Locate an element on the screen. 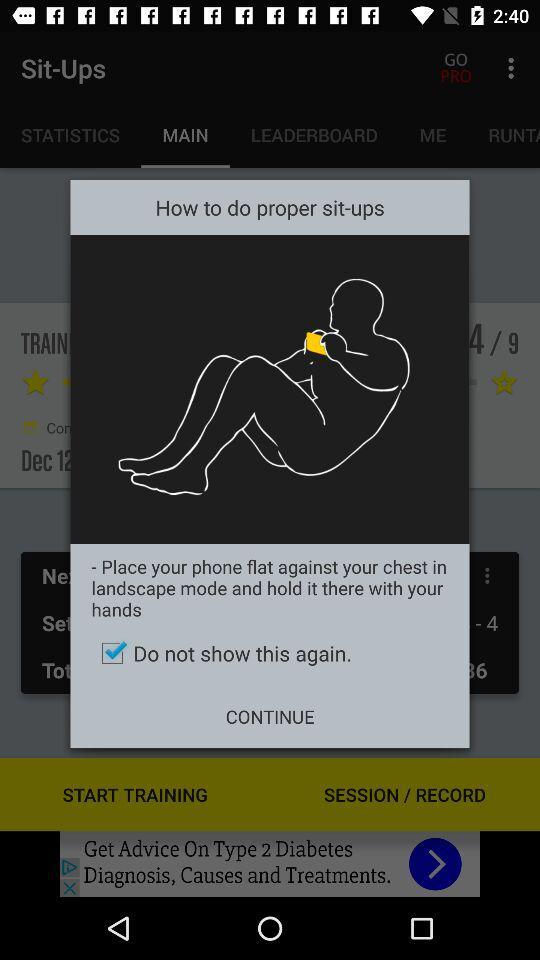 The width and height of the screenshot is (540, 960). the continue is located at coordinates (270, 716).